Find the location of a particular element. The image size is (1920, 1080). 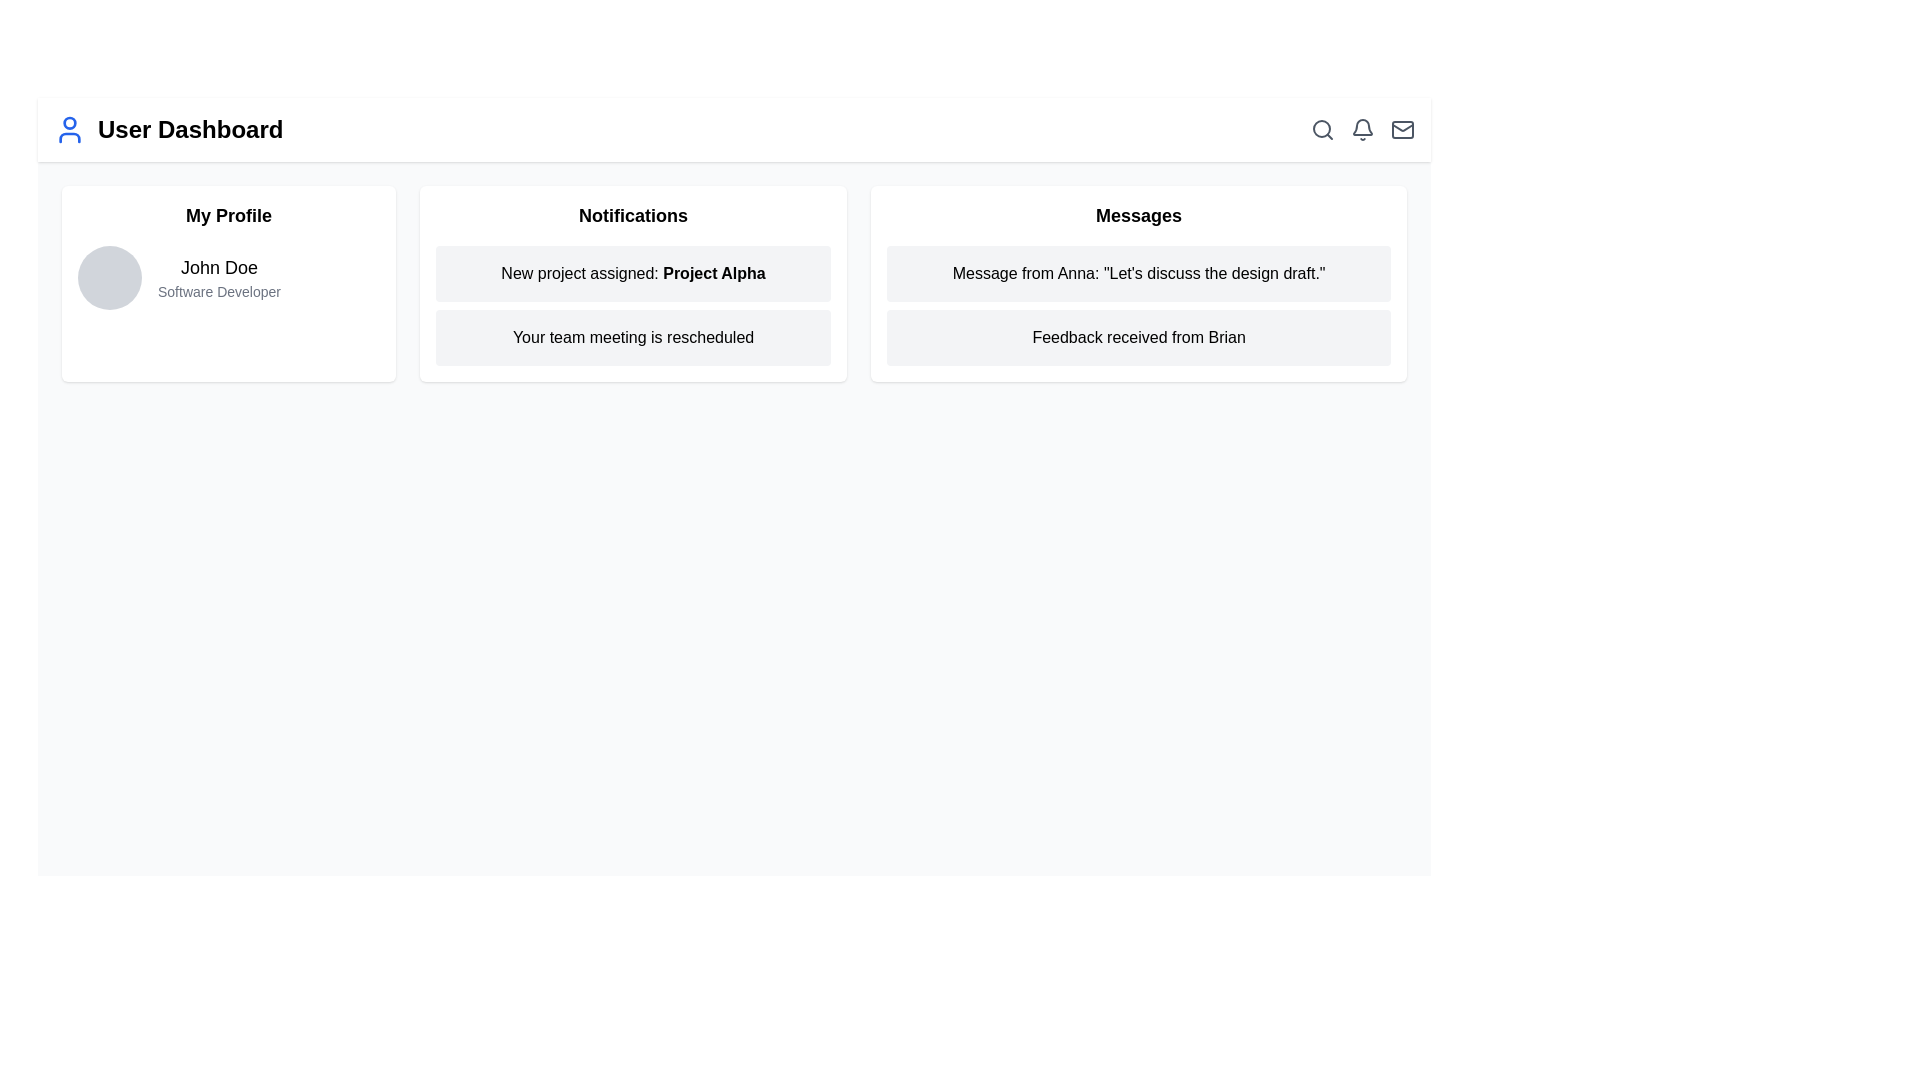

the profile title text label that identifies the user profile section, located at the top of the profile card, above the user's avatar and information is located at coordinates (228, 216).